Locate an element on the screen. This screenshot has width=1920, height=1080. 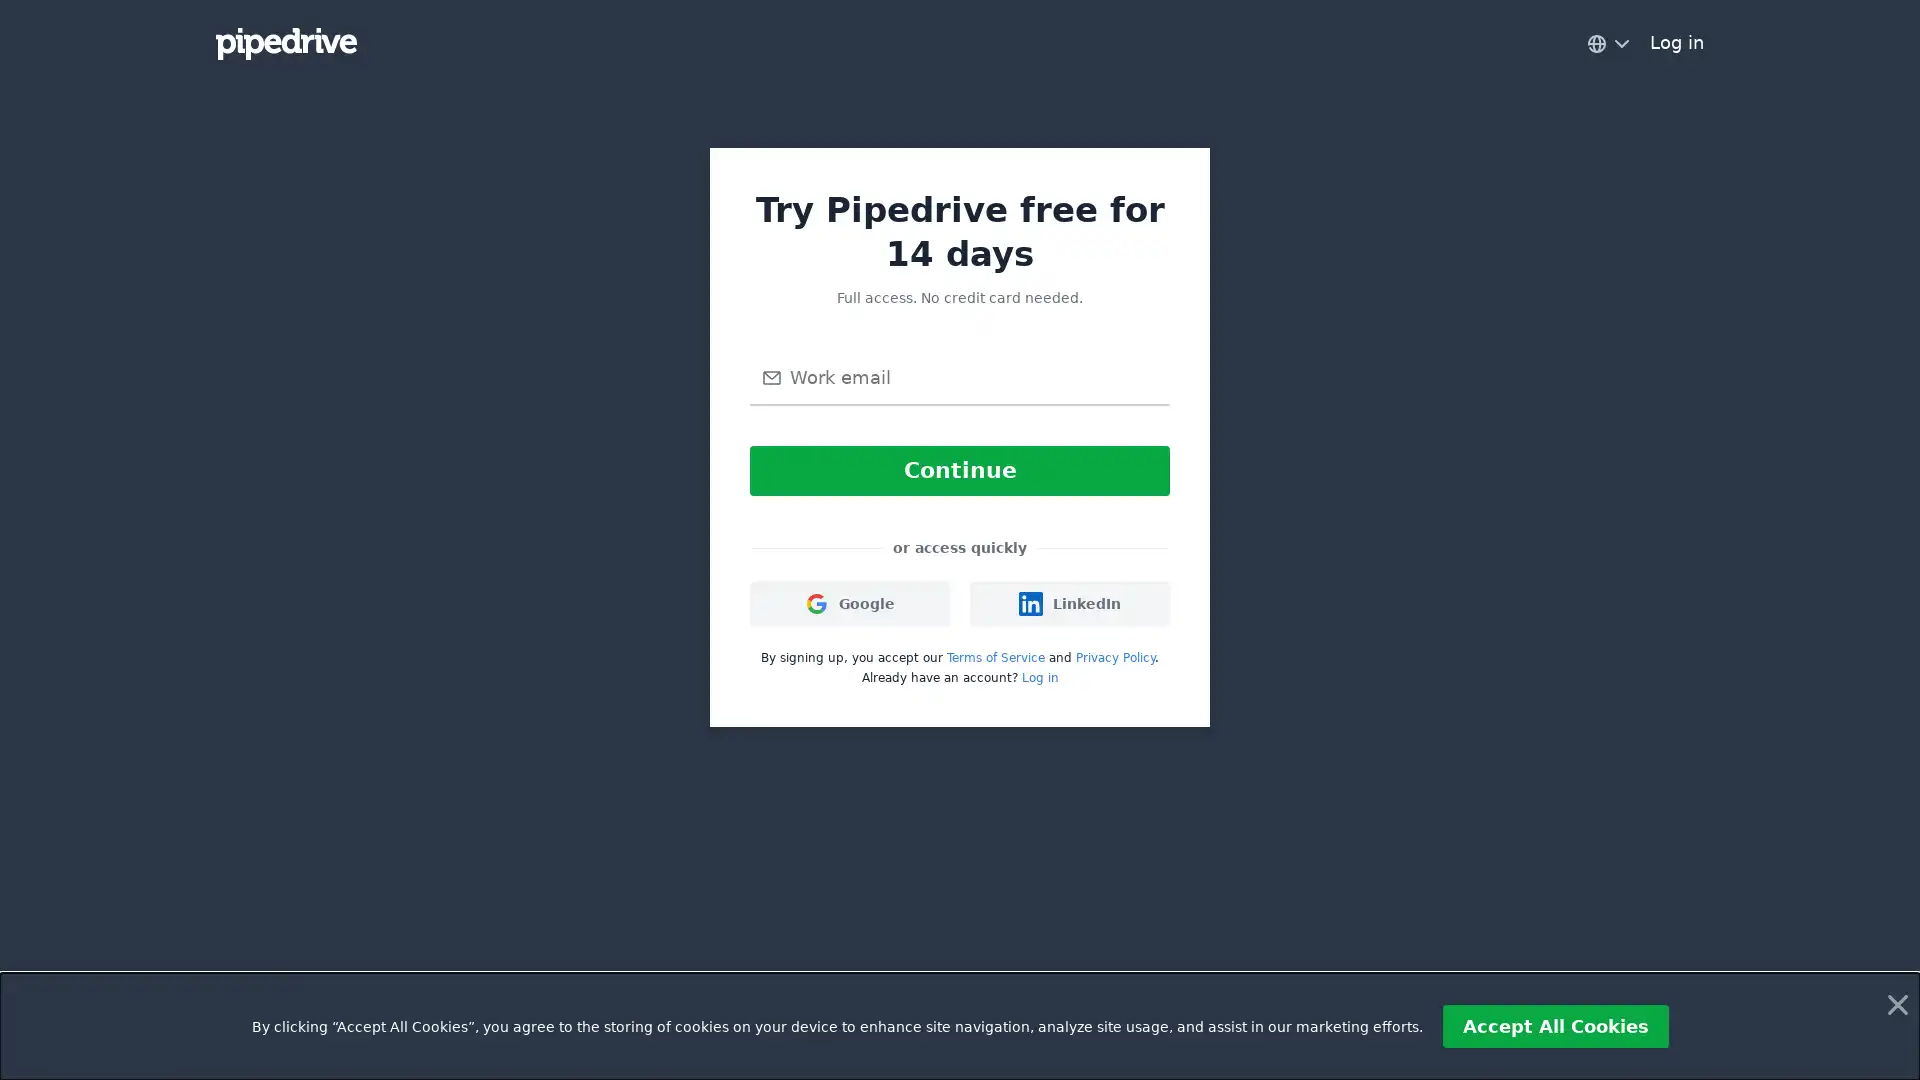
Continue is located at coordinates (960, 470).